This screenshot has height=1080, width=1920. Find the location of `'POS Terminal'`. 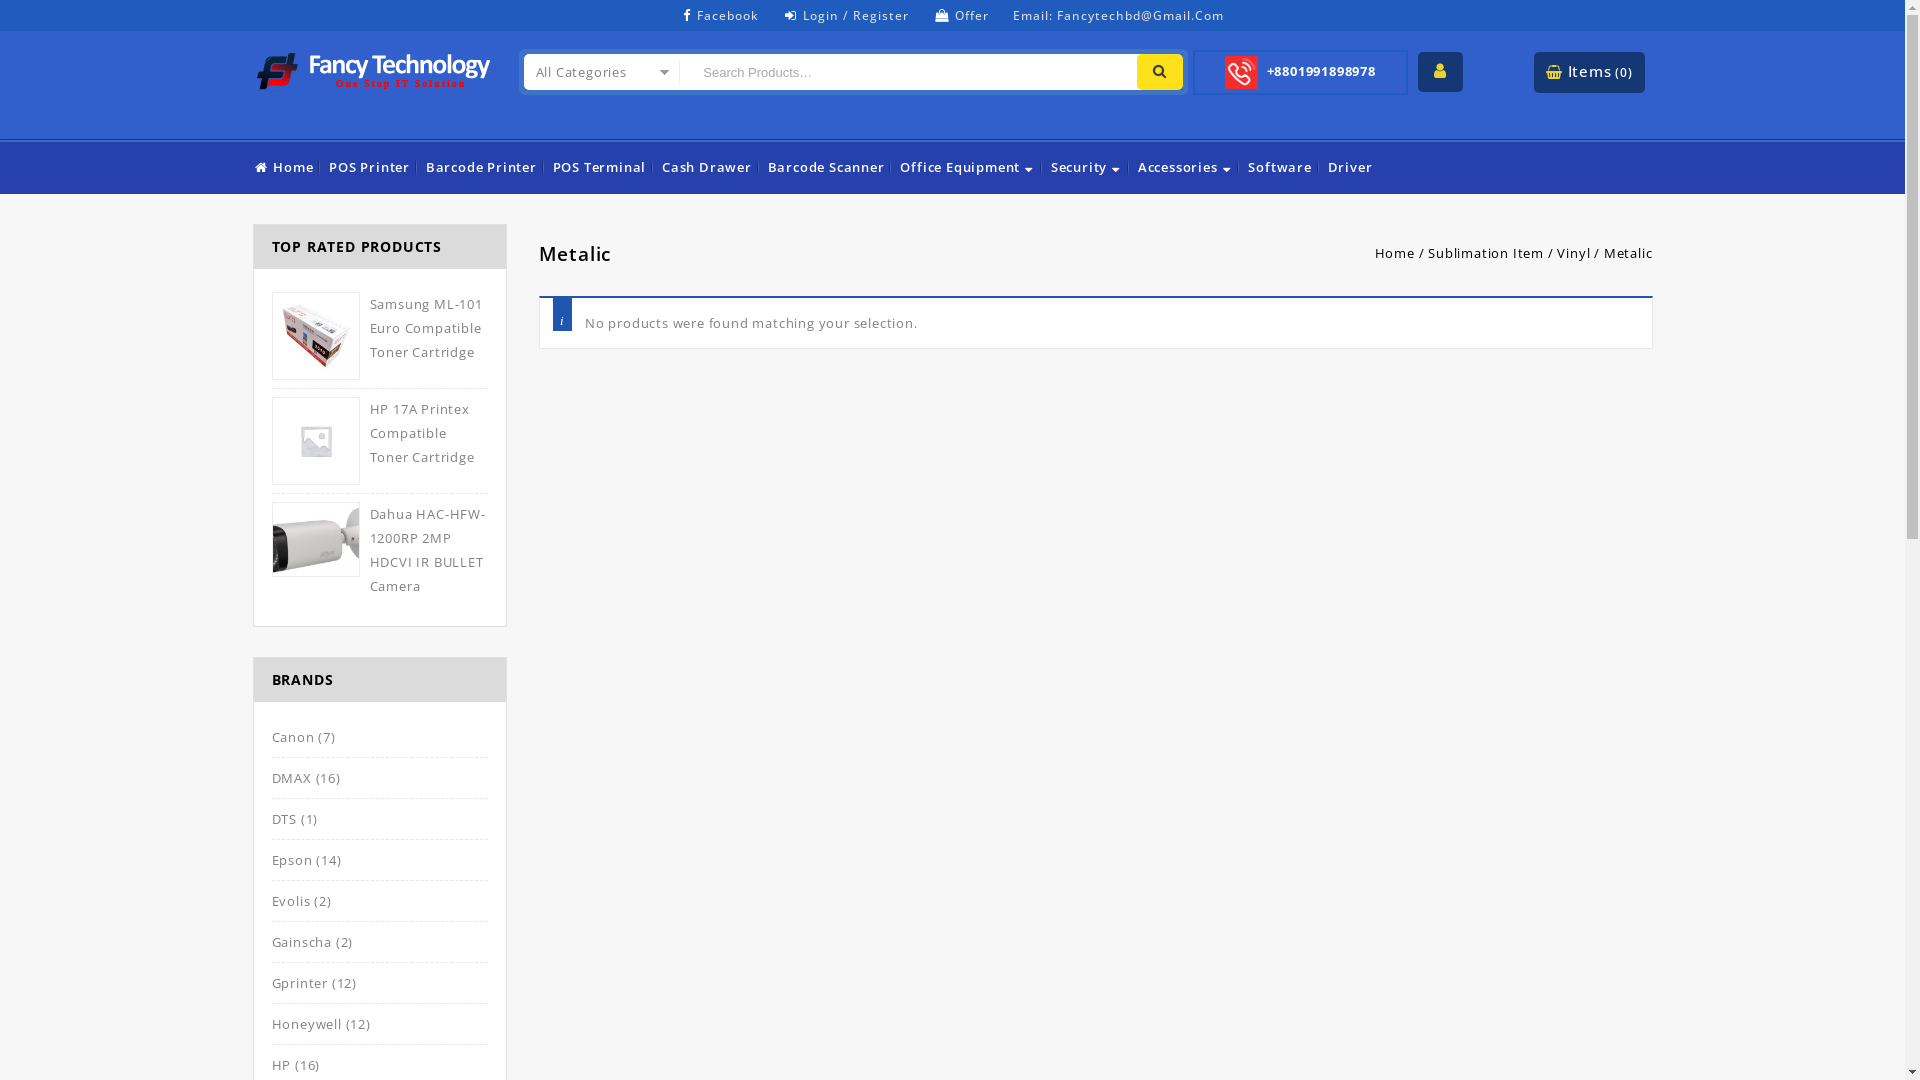

'POS Terminal' is located at coordinates (552, 165).